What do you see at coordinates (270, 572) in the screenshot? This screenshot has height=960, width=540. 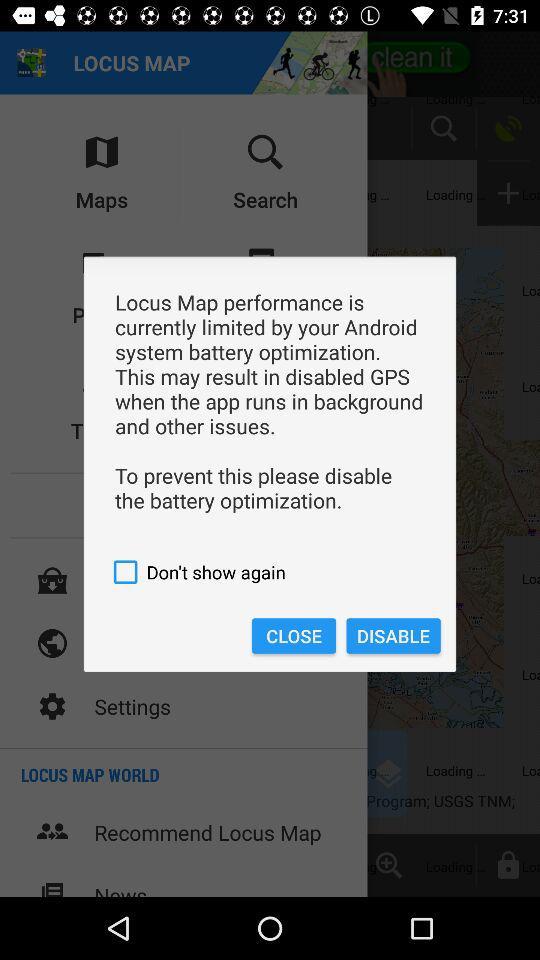 I see `don t show` at bounding box center [270, 572].